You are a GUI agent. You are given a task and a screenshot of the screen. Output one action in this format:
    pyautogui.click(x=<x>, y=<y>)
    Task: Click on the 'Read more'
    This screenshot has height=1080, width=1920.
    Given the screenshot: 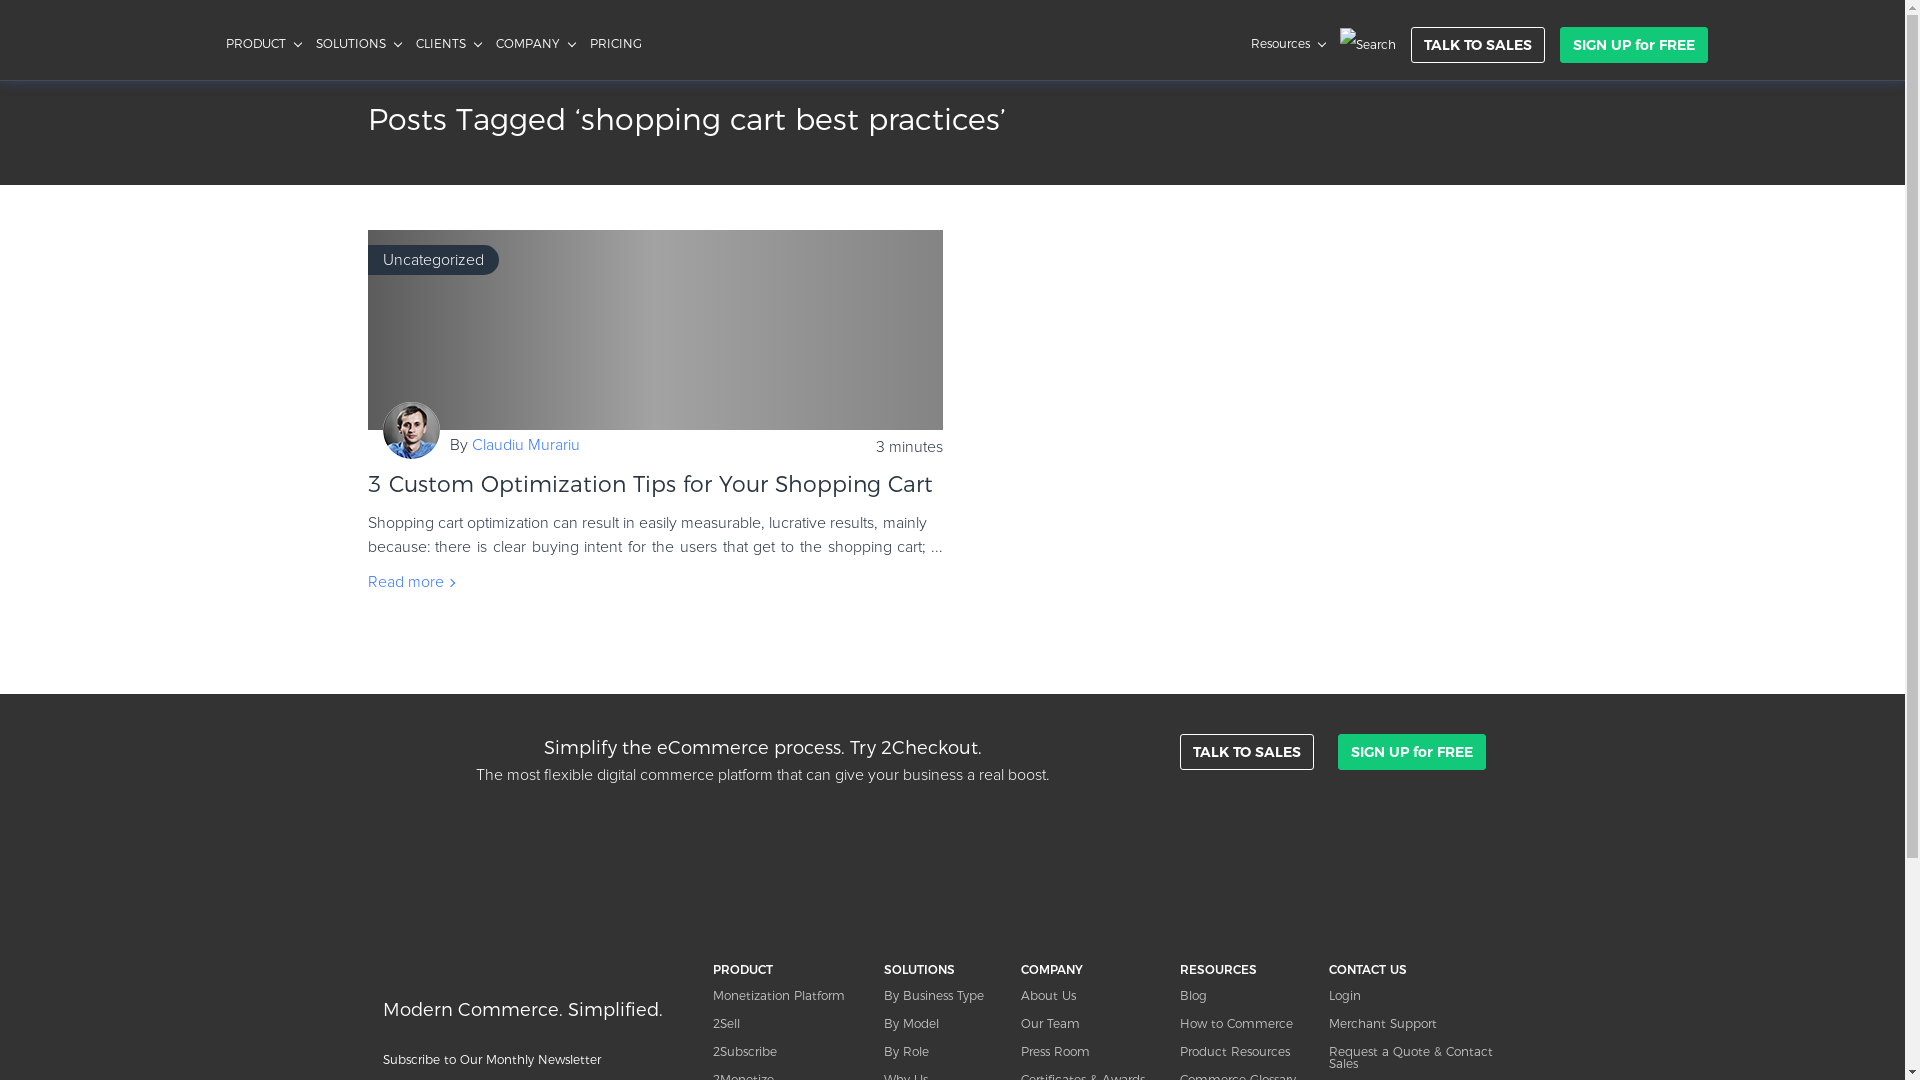 What is the action you would take?
    pyautogui.click(x=368, y=582)
    